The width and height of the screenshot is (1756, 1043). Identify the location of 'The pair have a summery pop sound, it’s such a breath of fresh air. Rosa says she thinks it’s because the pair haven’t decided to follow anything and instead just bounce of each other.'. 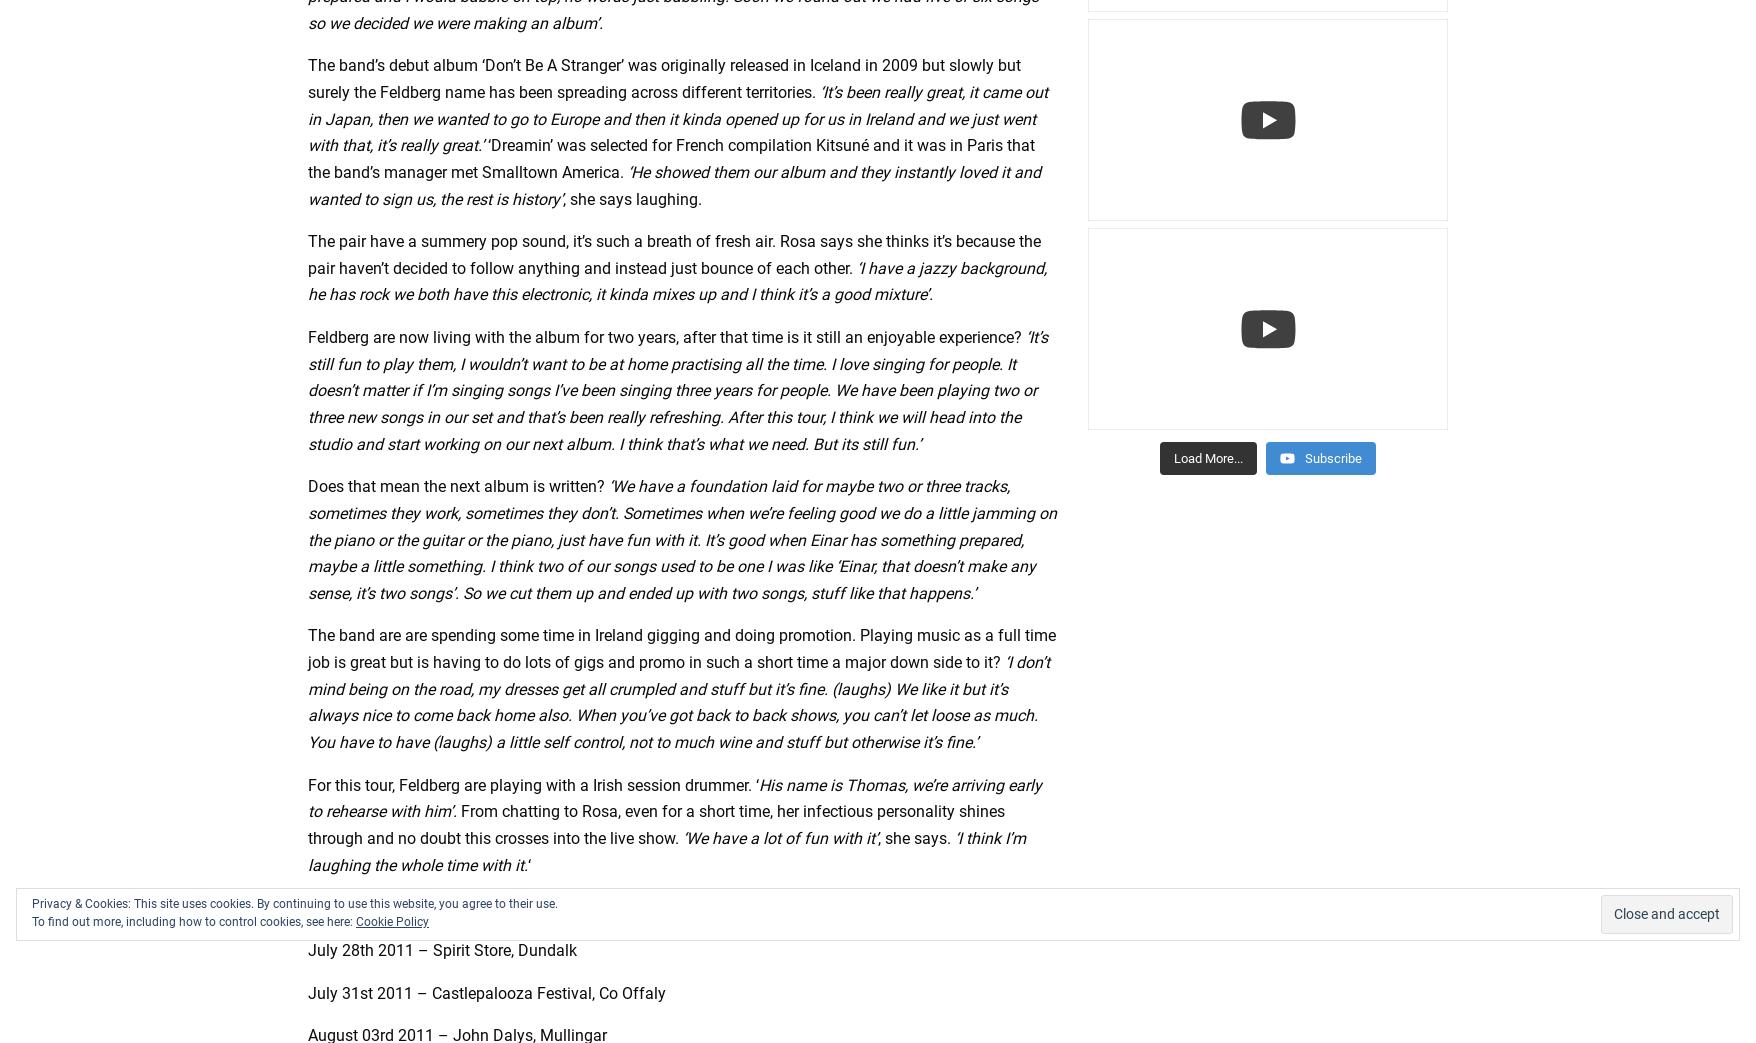
(674, 254).